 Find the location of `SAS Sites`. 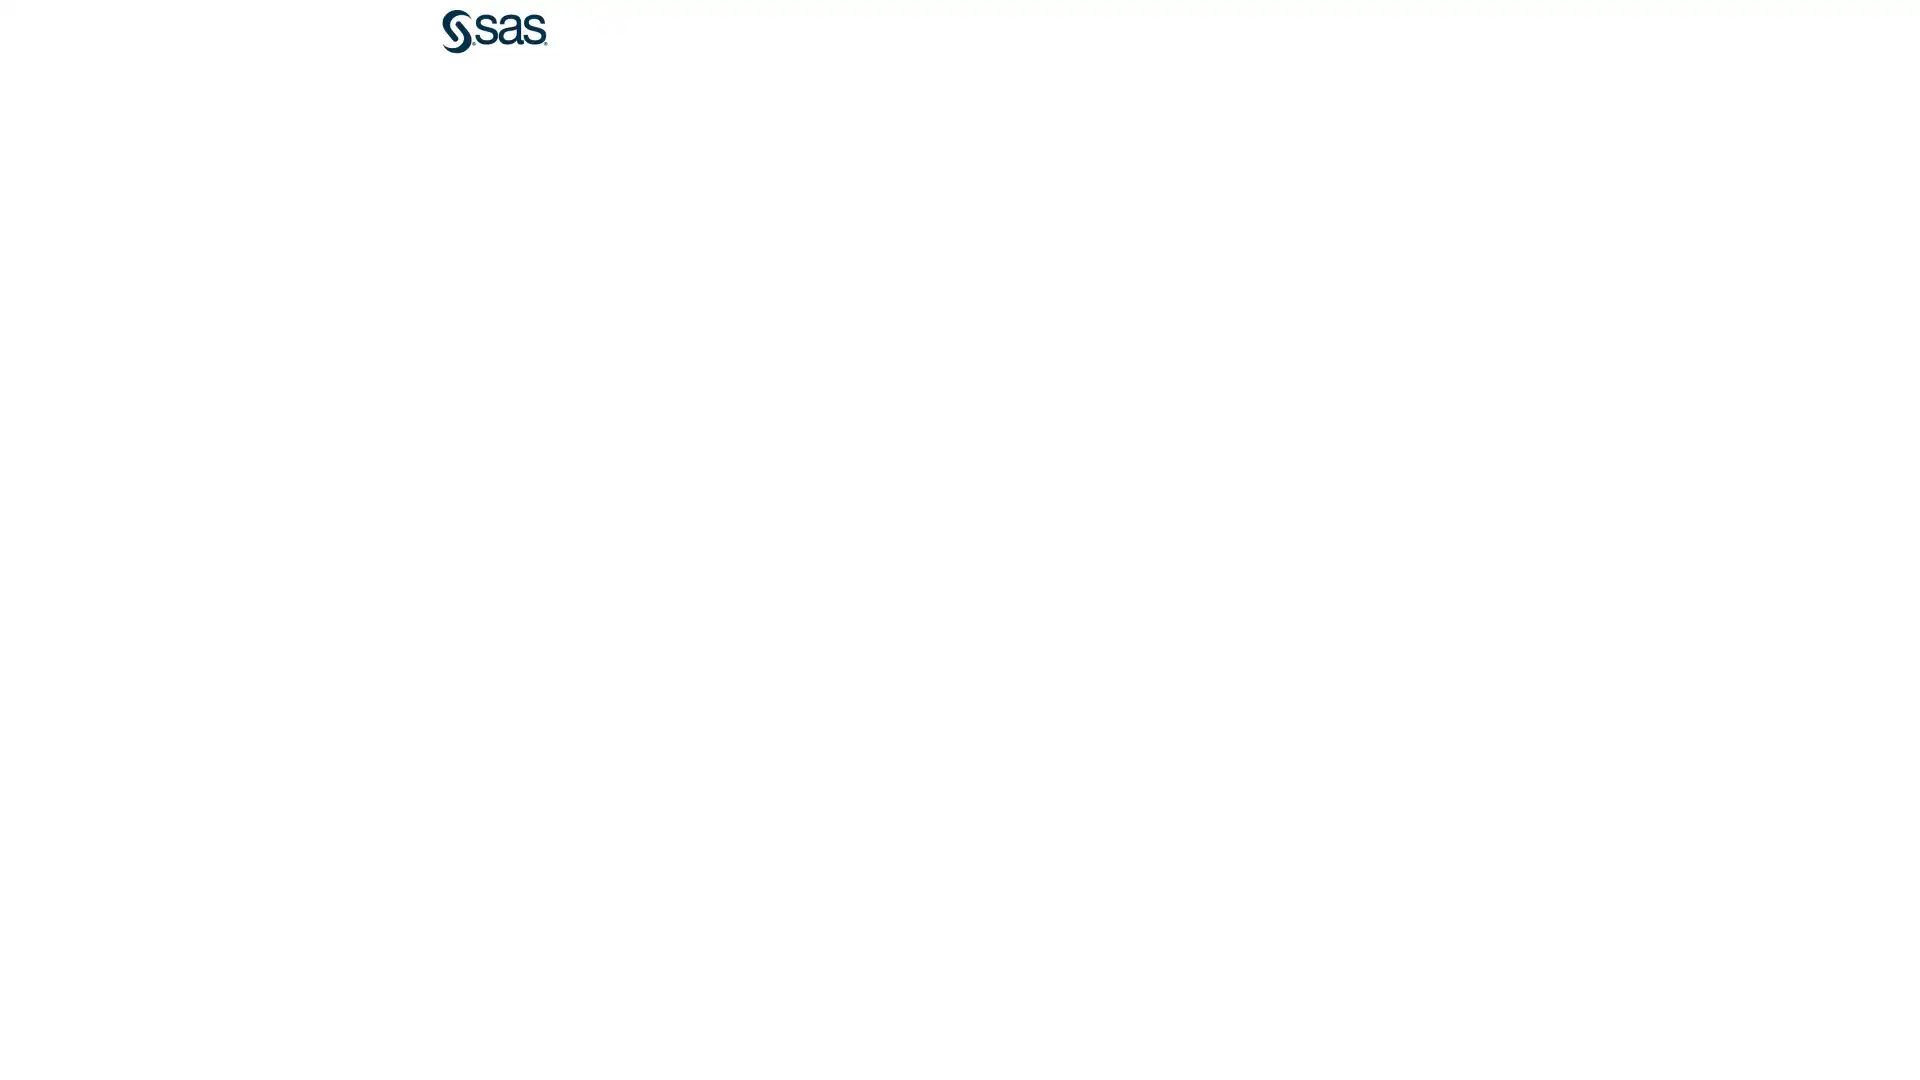

SAS Sites is located at coordinates (1490, 32).